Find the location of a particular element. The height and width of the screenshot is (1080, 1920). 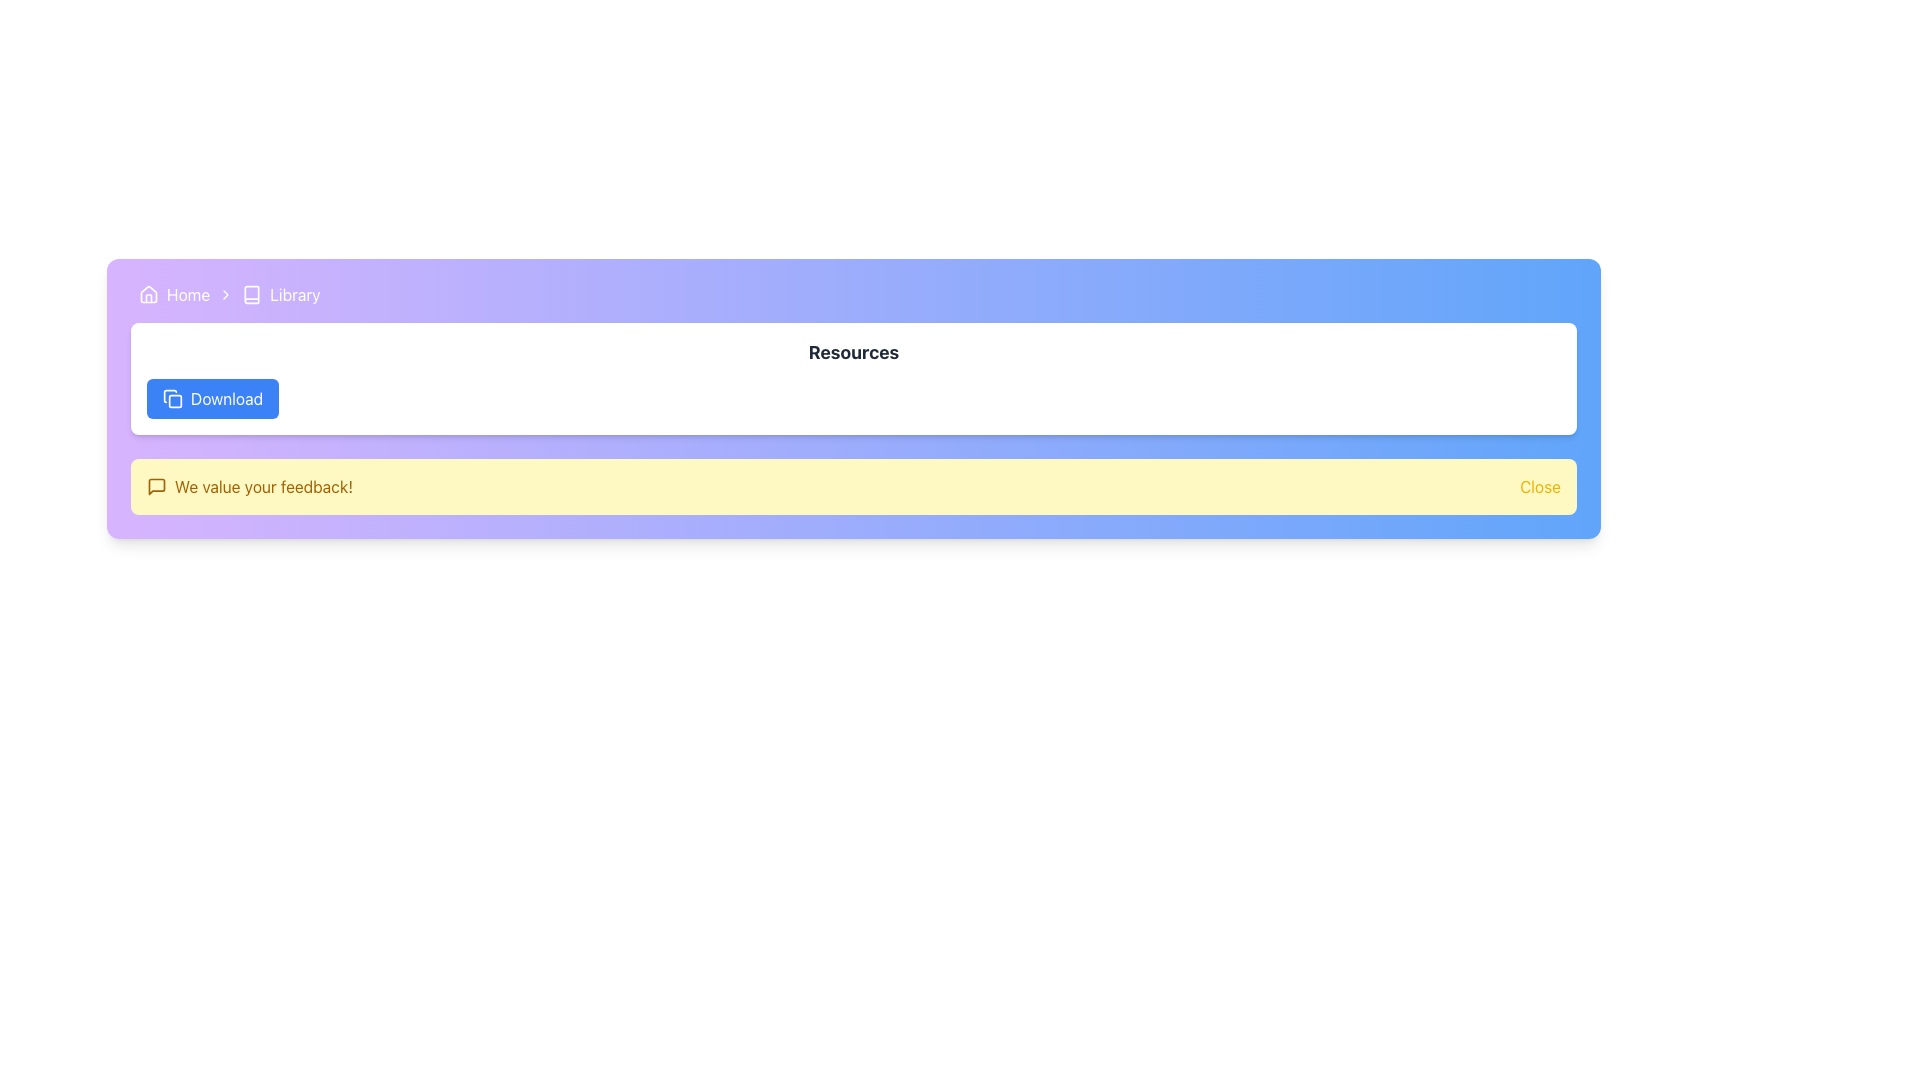

the button located in the top-left corner of the navigation bar, preceding the 'Library' link is located at coordinates (174, 294).